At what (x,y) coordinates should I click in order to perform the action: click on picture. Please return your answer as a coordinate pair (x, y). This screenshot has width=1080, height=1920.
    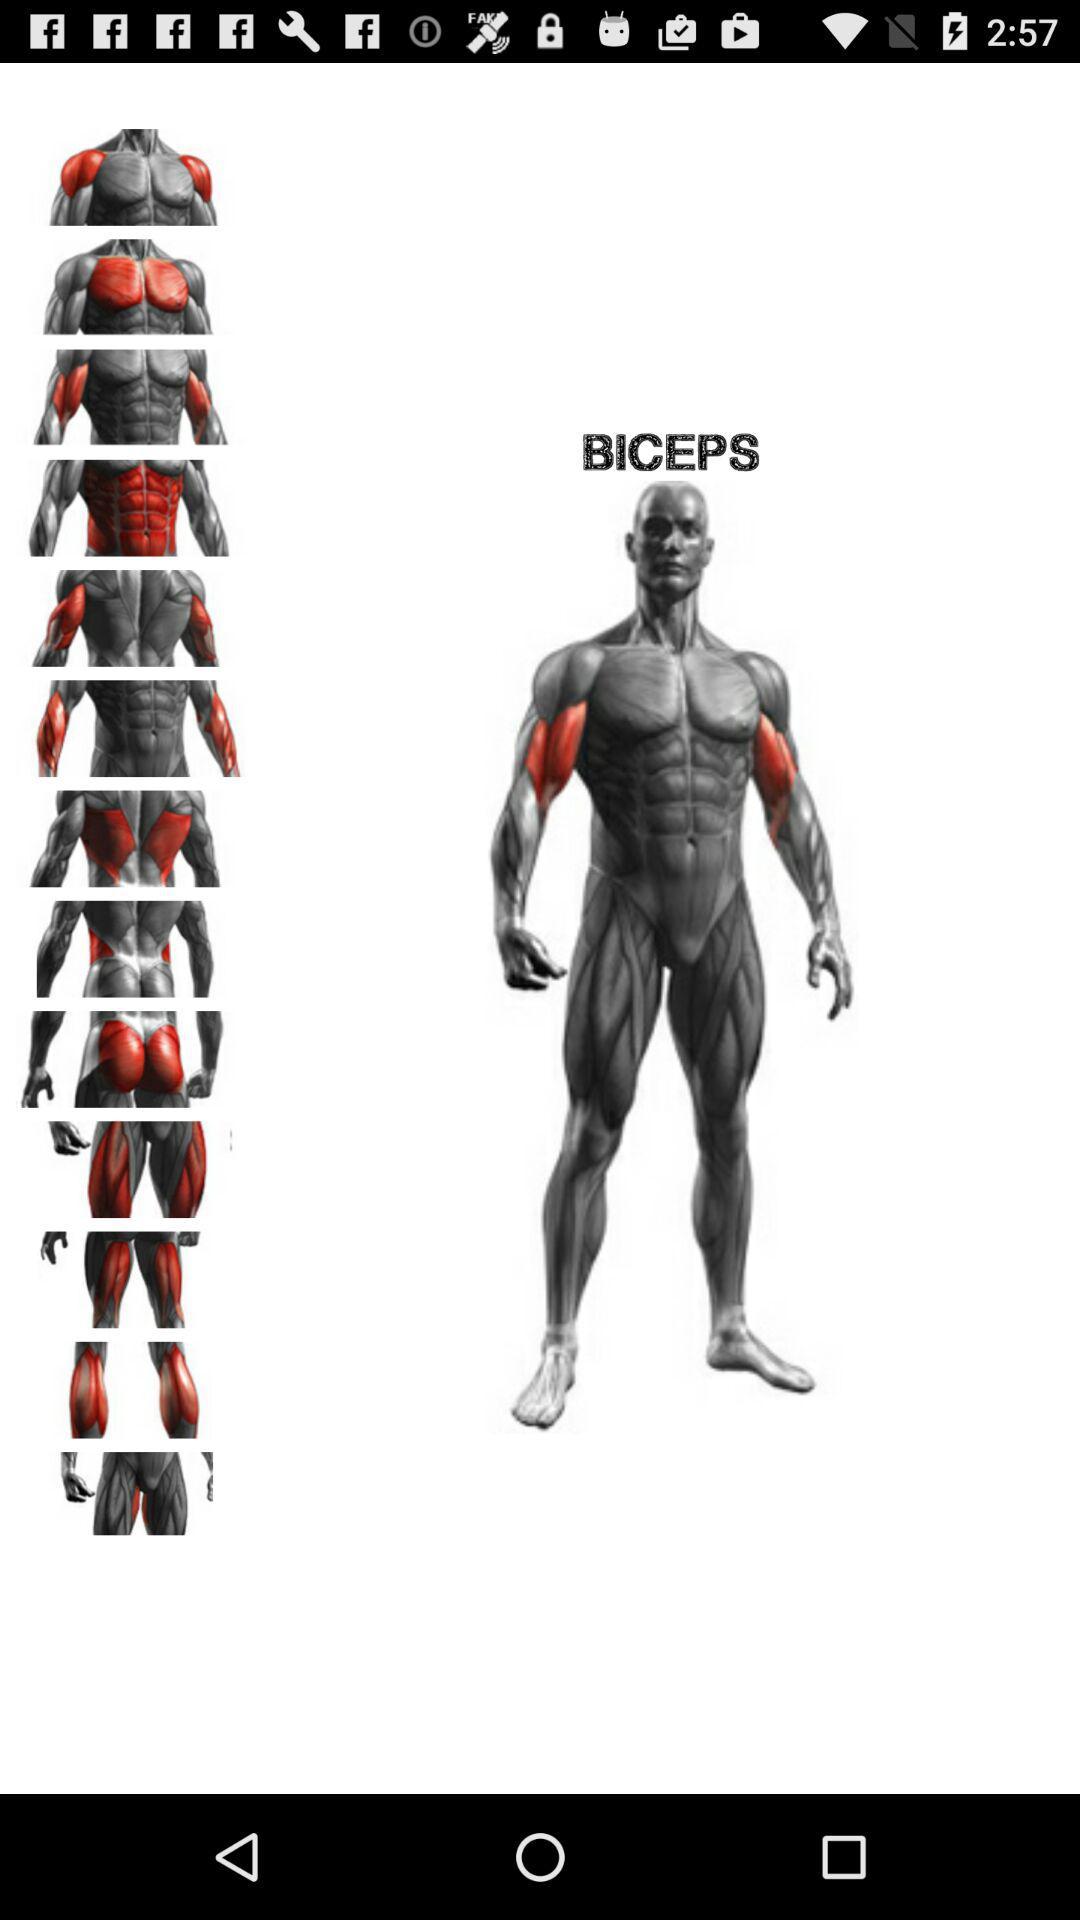
    Looking at the image, I should click on (131, 391).